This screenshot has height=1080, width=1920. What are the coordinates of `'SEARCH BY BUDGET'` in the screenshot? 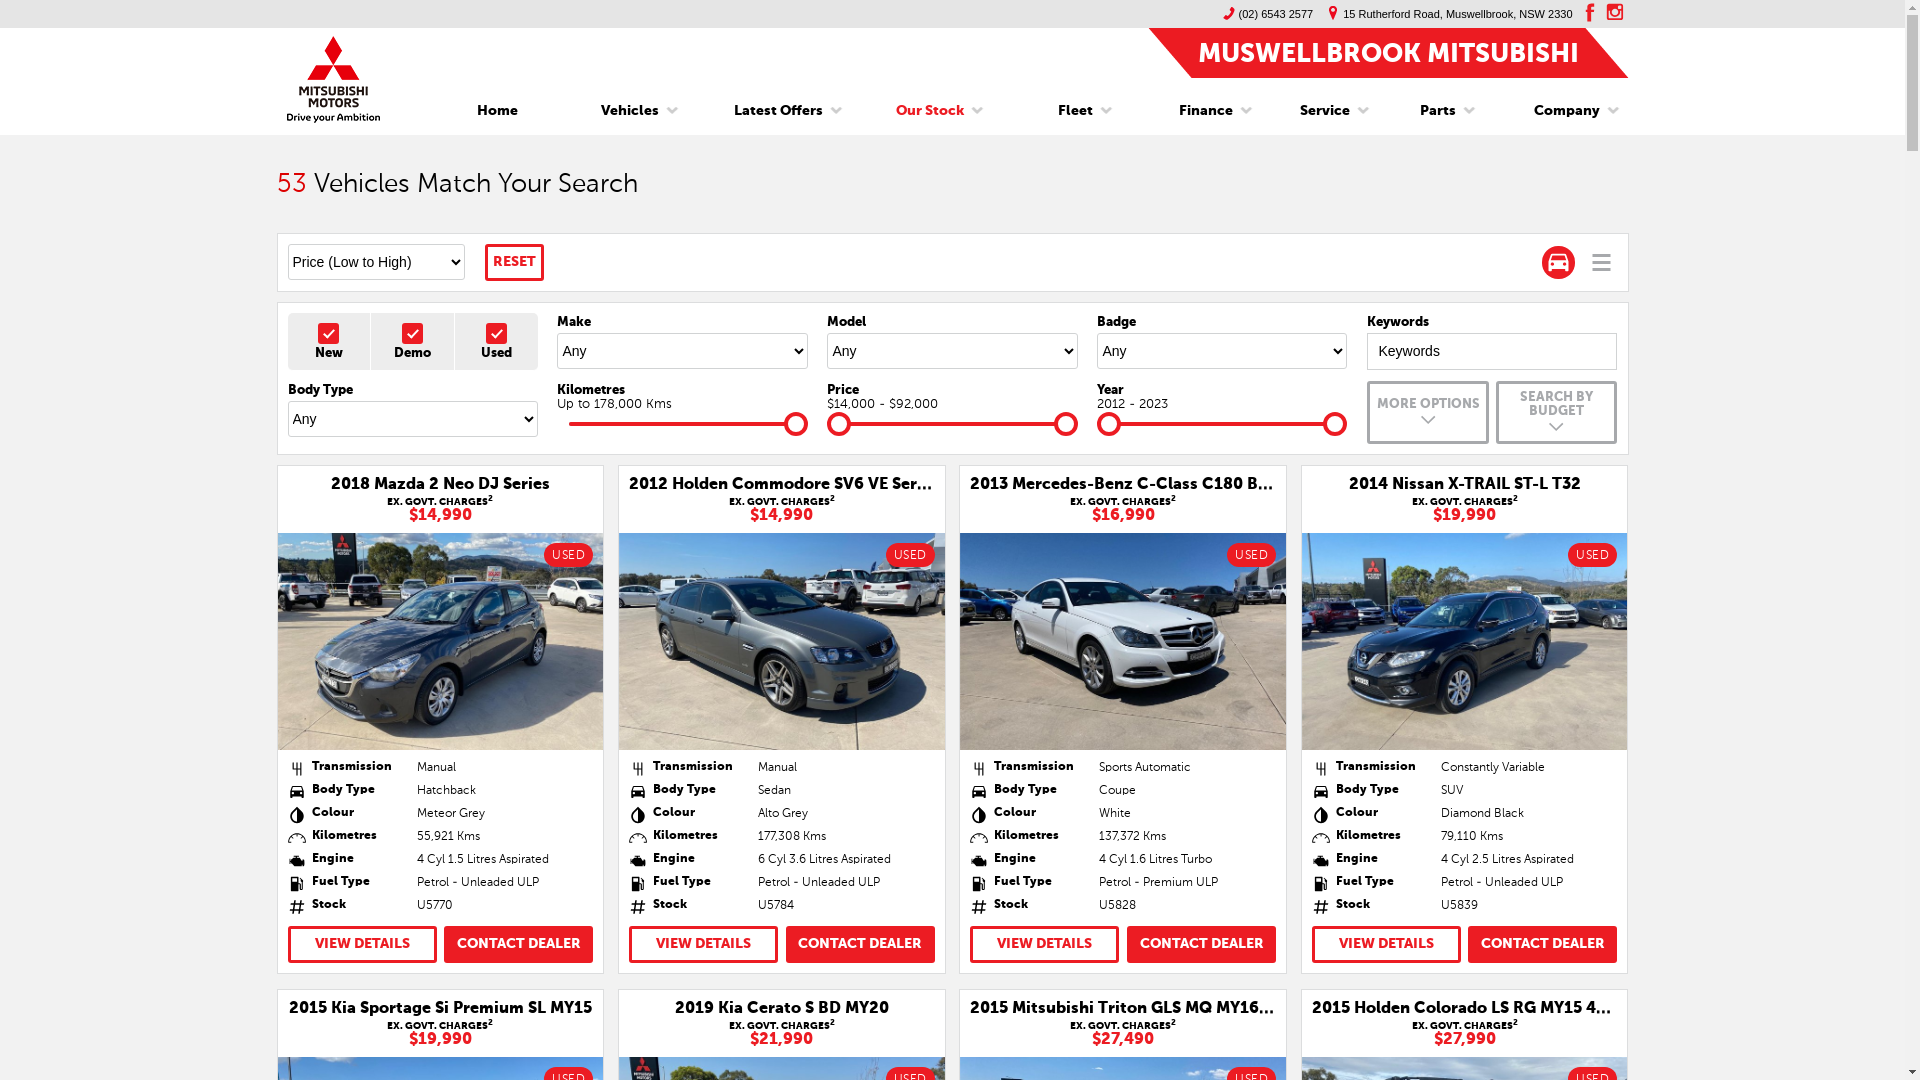 It's located at (1555, 411).